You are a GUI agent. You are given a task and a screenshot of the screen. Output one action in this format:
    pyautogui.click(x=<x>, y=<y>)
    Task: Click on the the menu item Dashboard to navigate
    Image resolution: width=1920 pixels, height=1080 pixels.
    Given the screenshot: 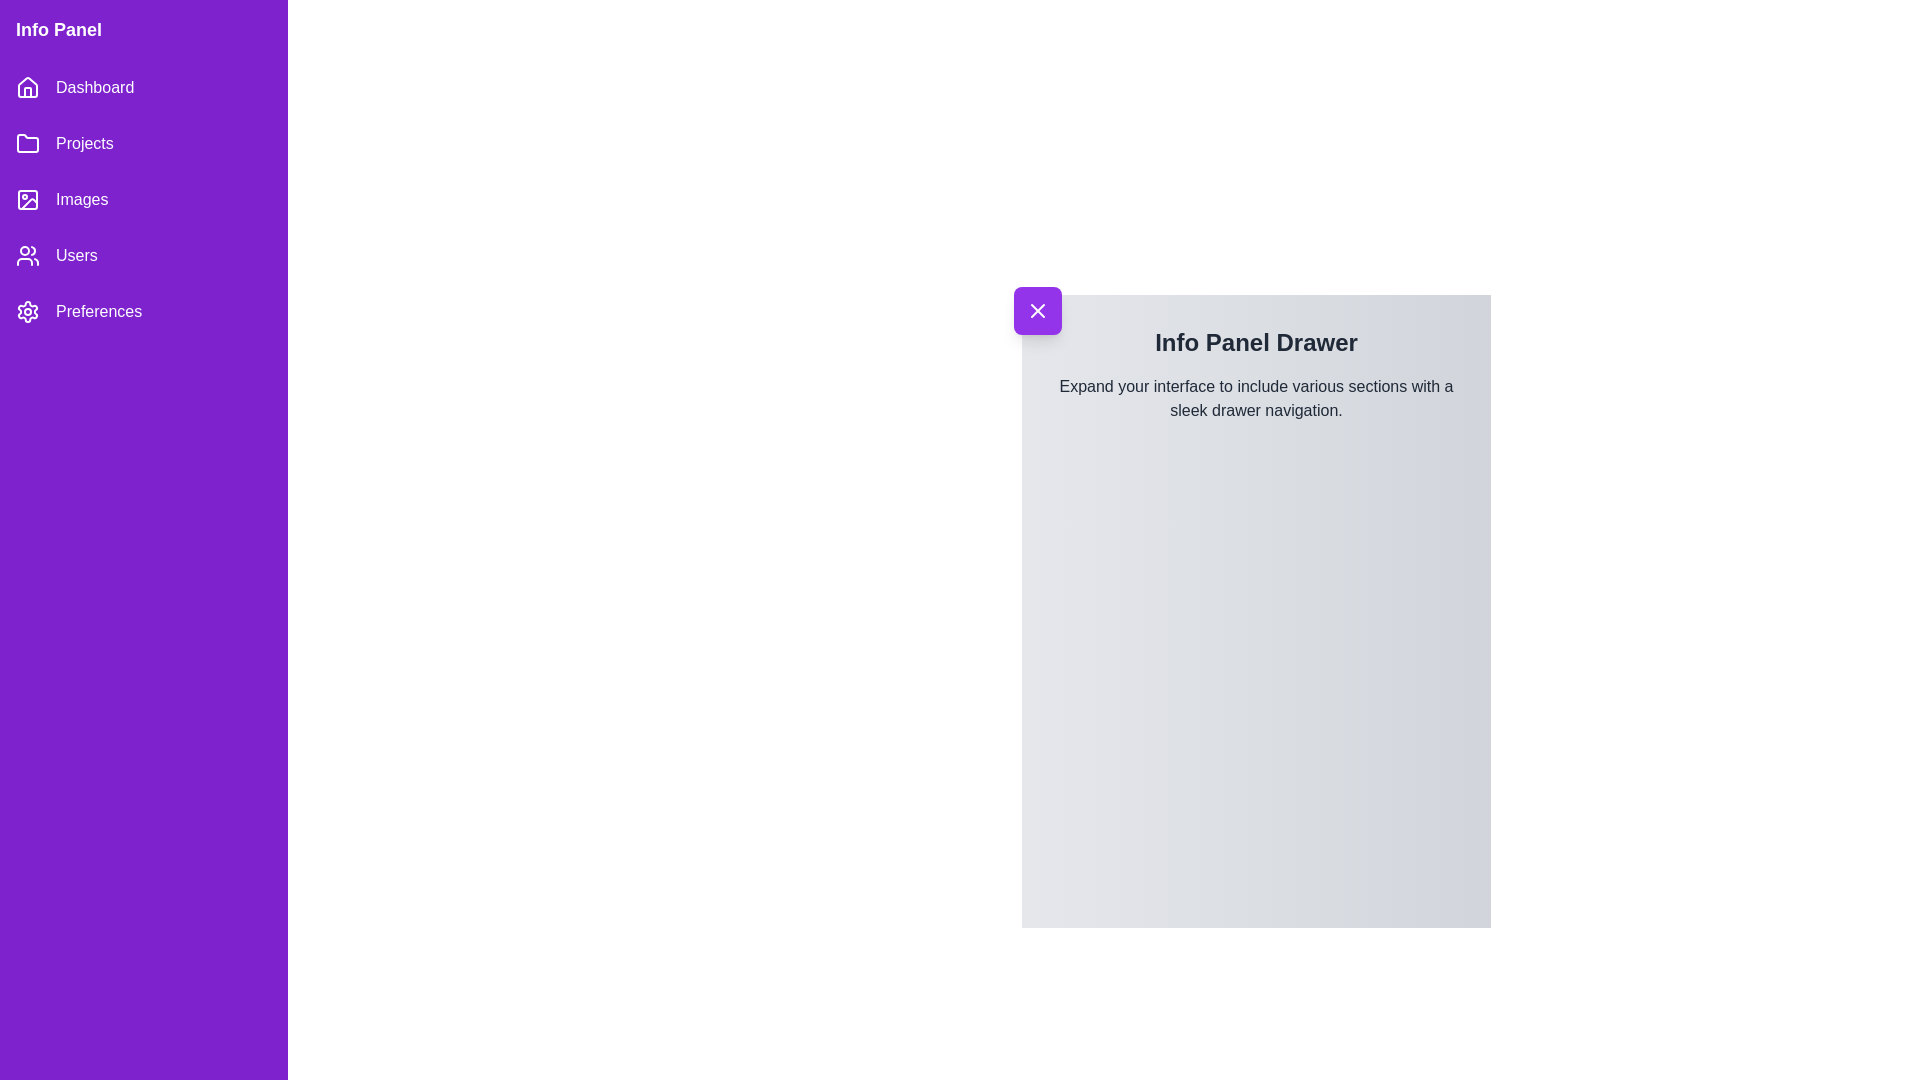 What is the action you would take?
    pyautogui.click(x=143, y=87)
    